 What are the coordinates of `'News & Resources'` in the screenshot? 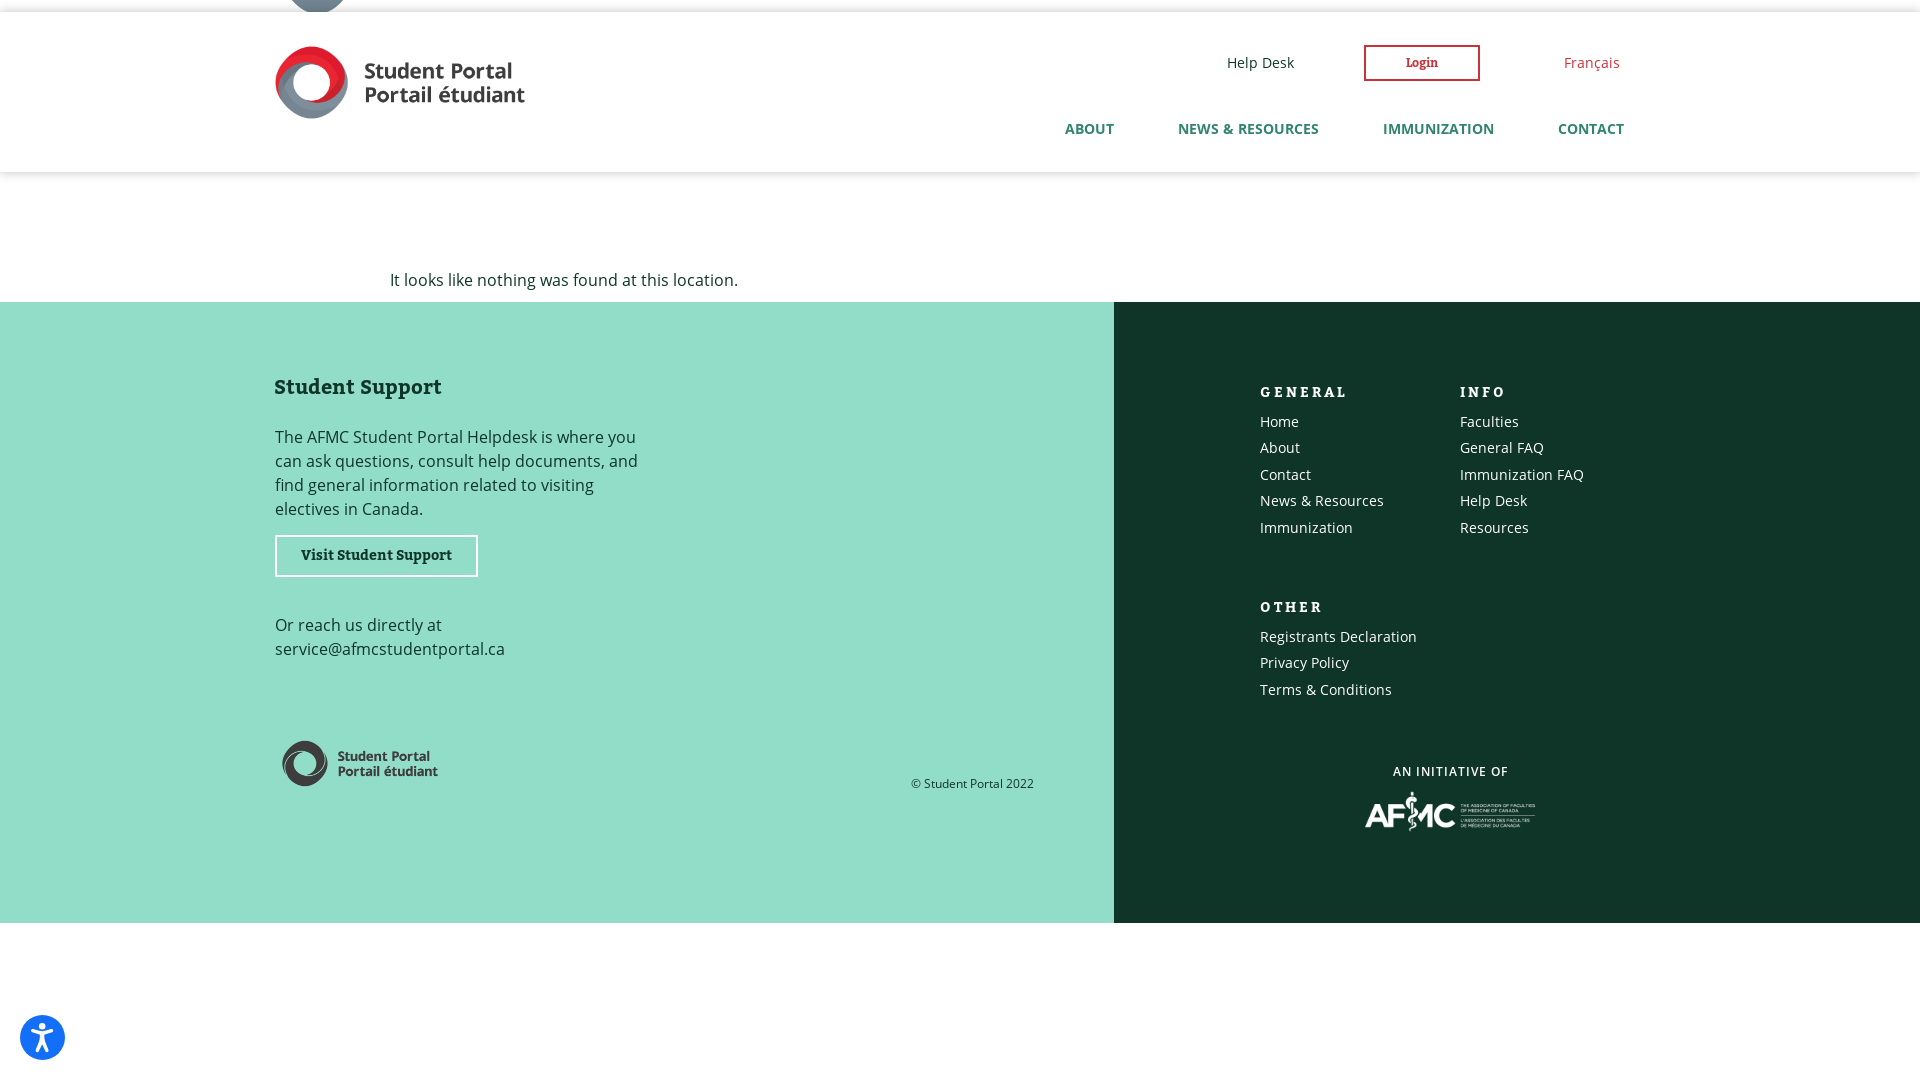 It's located at (1321, 499).